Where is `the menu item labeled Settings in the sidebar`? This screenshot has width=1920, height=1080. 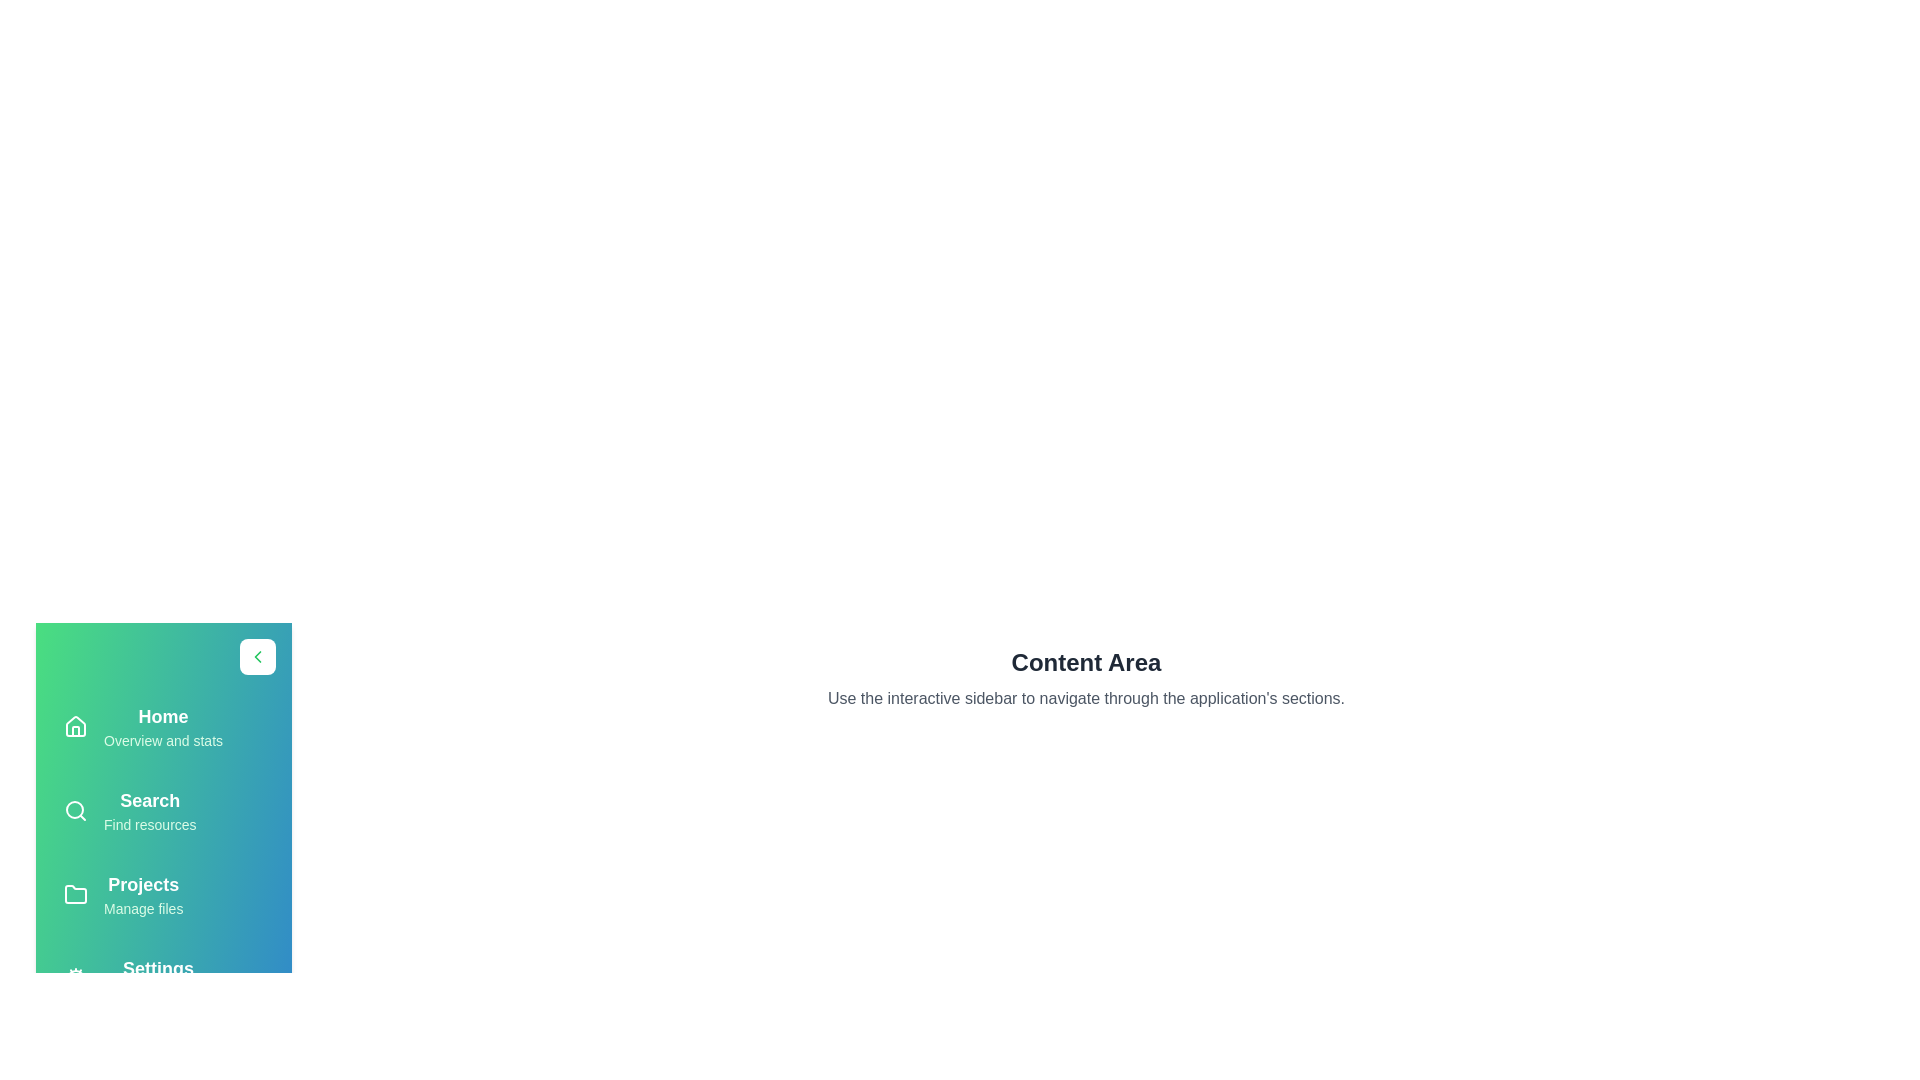
the menu item labeled Settings in the sidebar is located at coordinates (163, 978).